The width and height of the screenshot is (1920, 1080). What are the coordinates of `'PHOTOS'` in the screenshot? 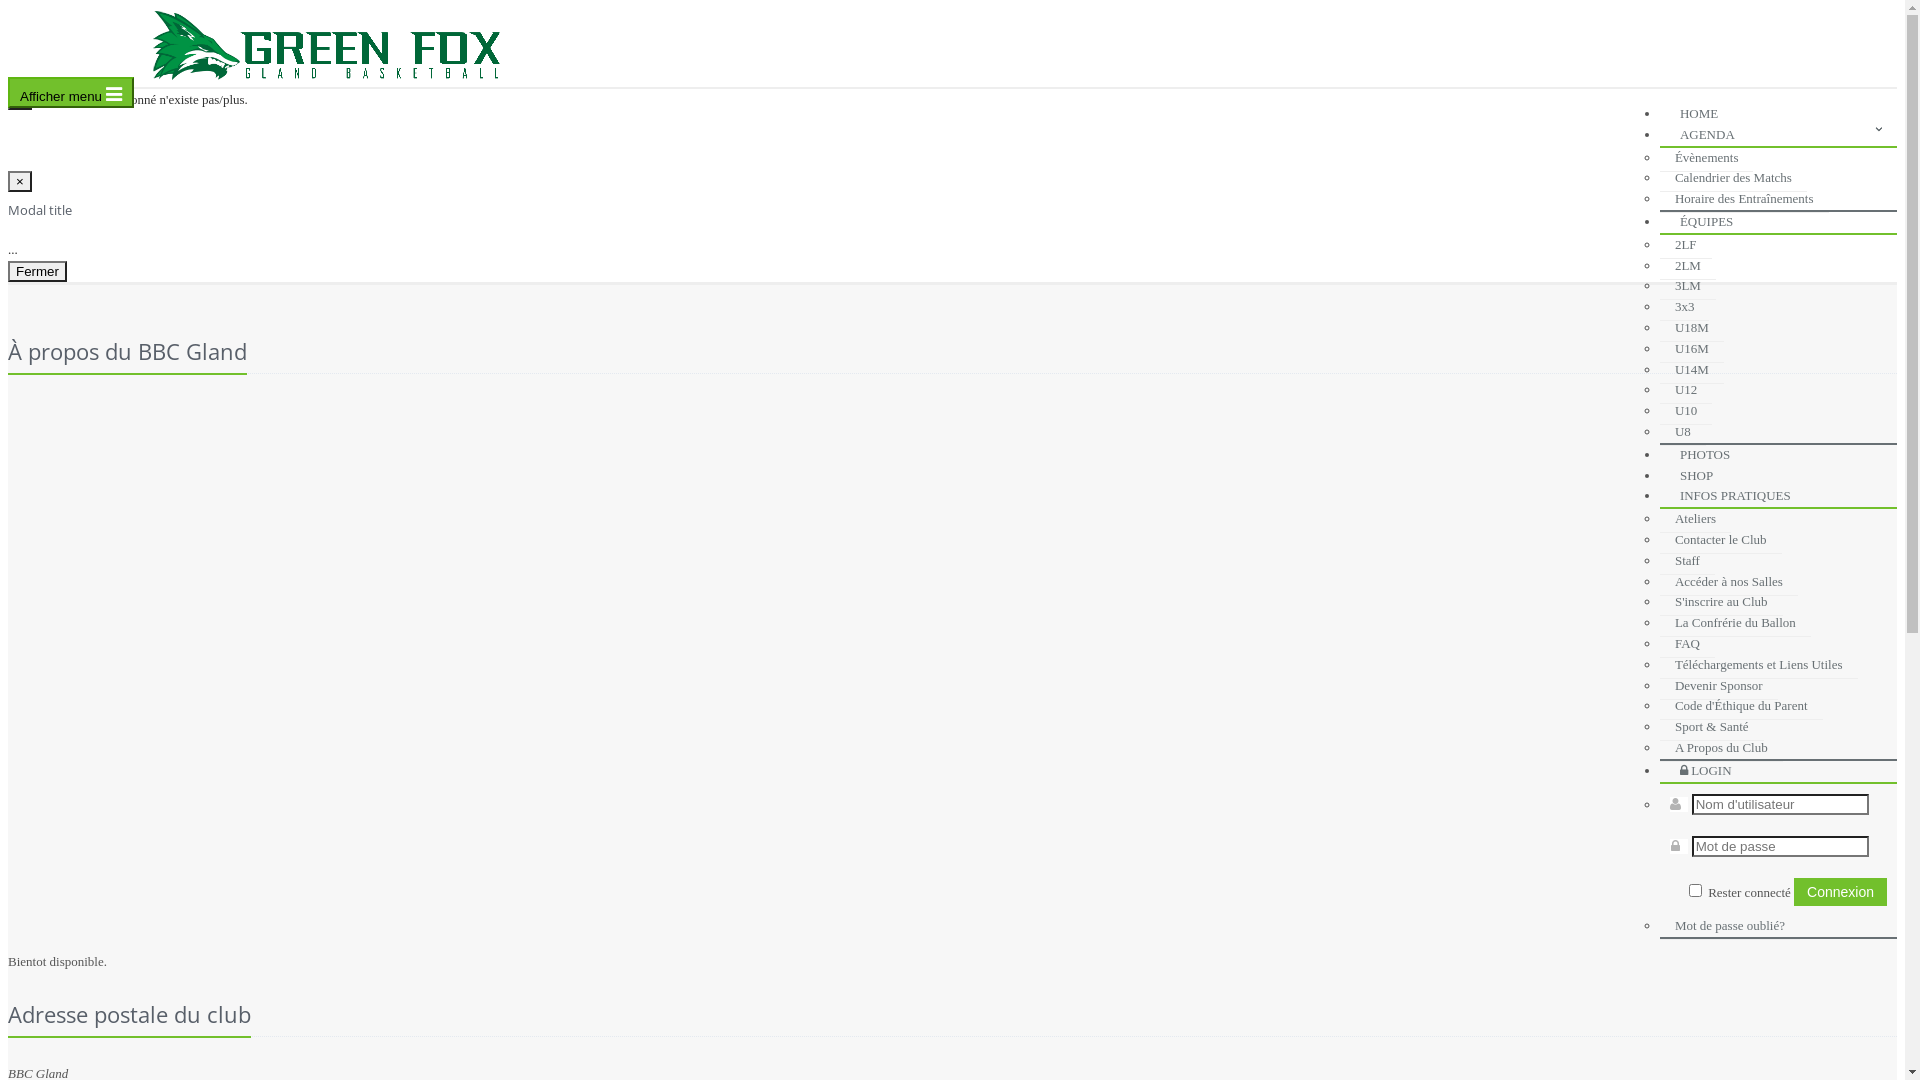 It's located at (1660, 452).